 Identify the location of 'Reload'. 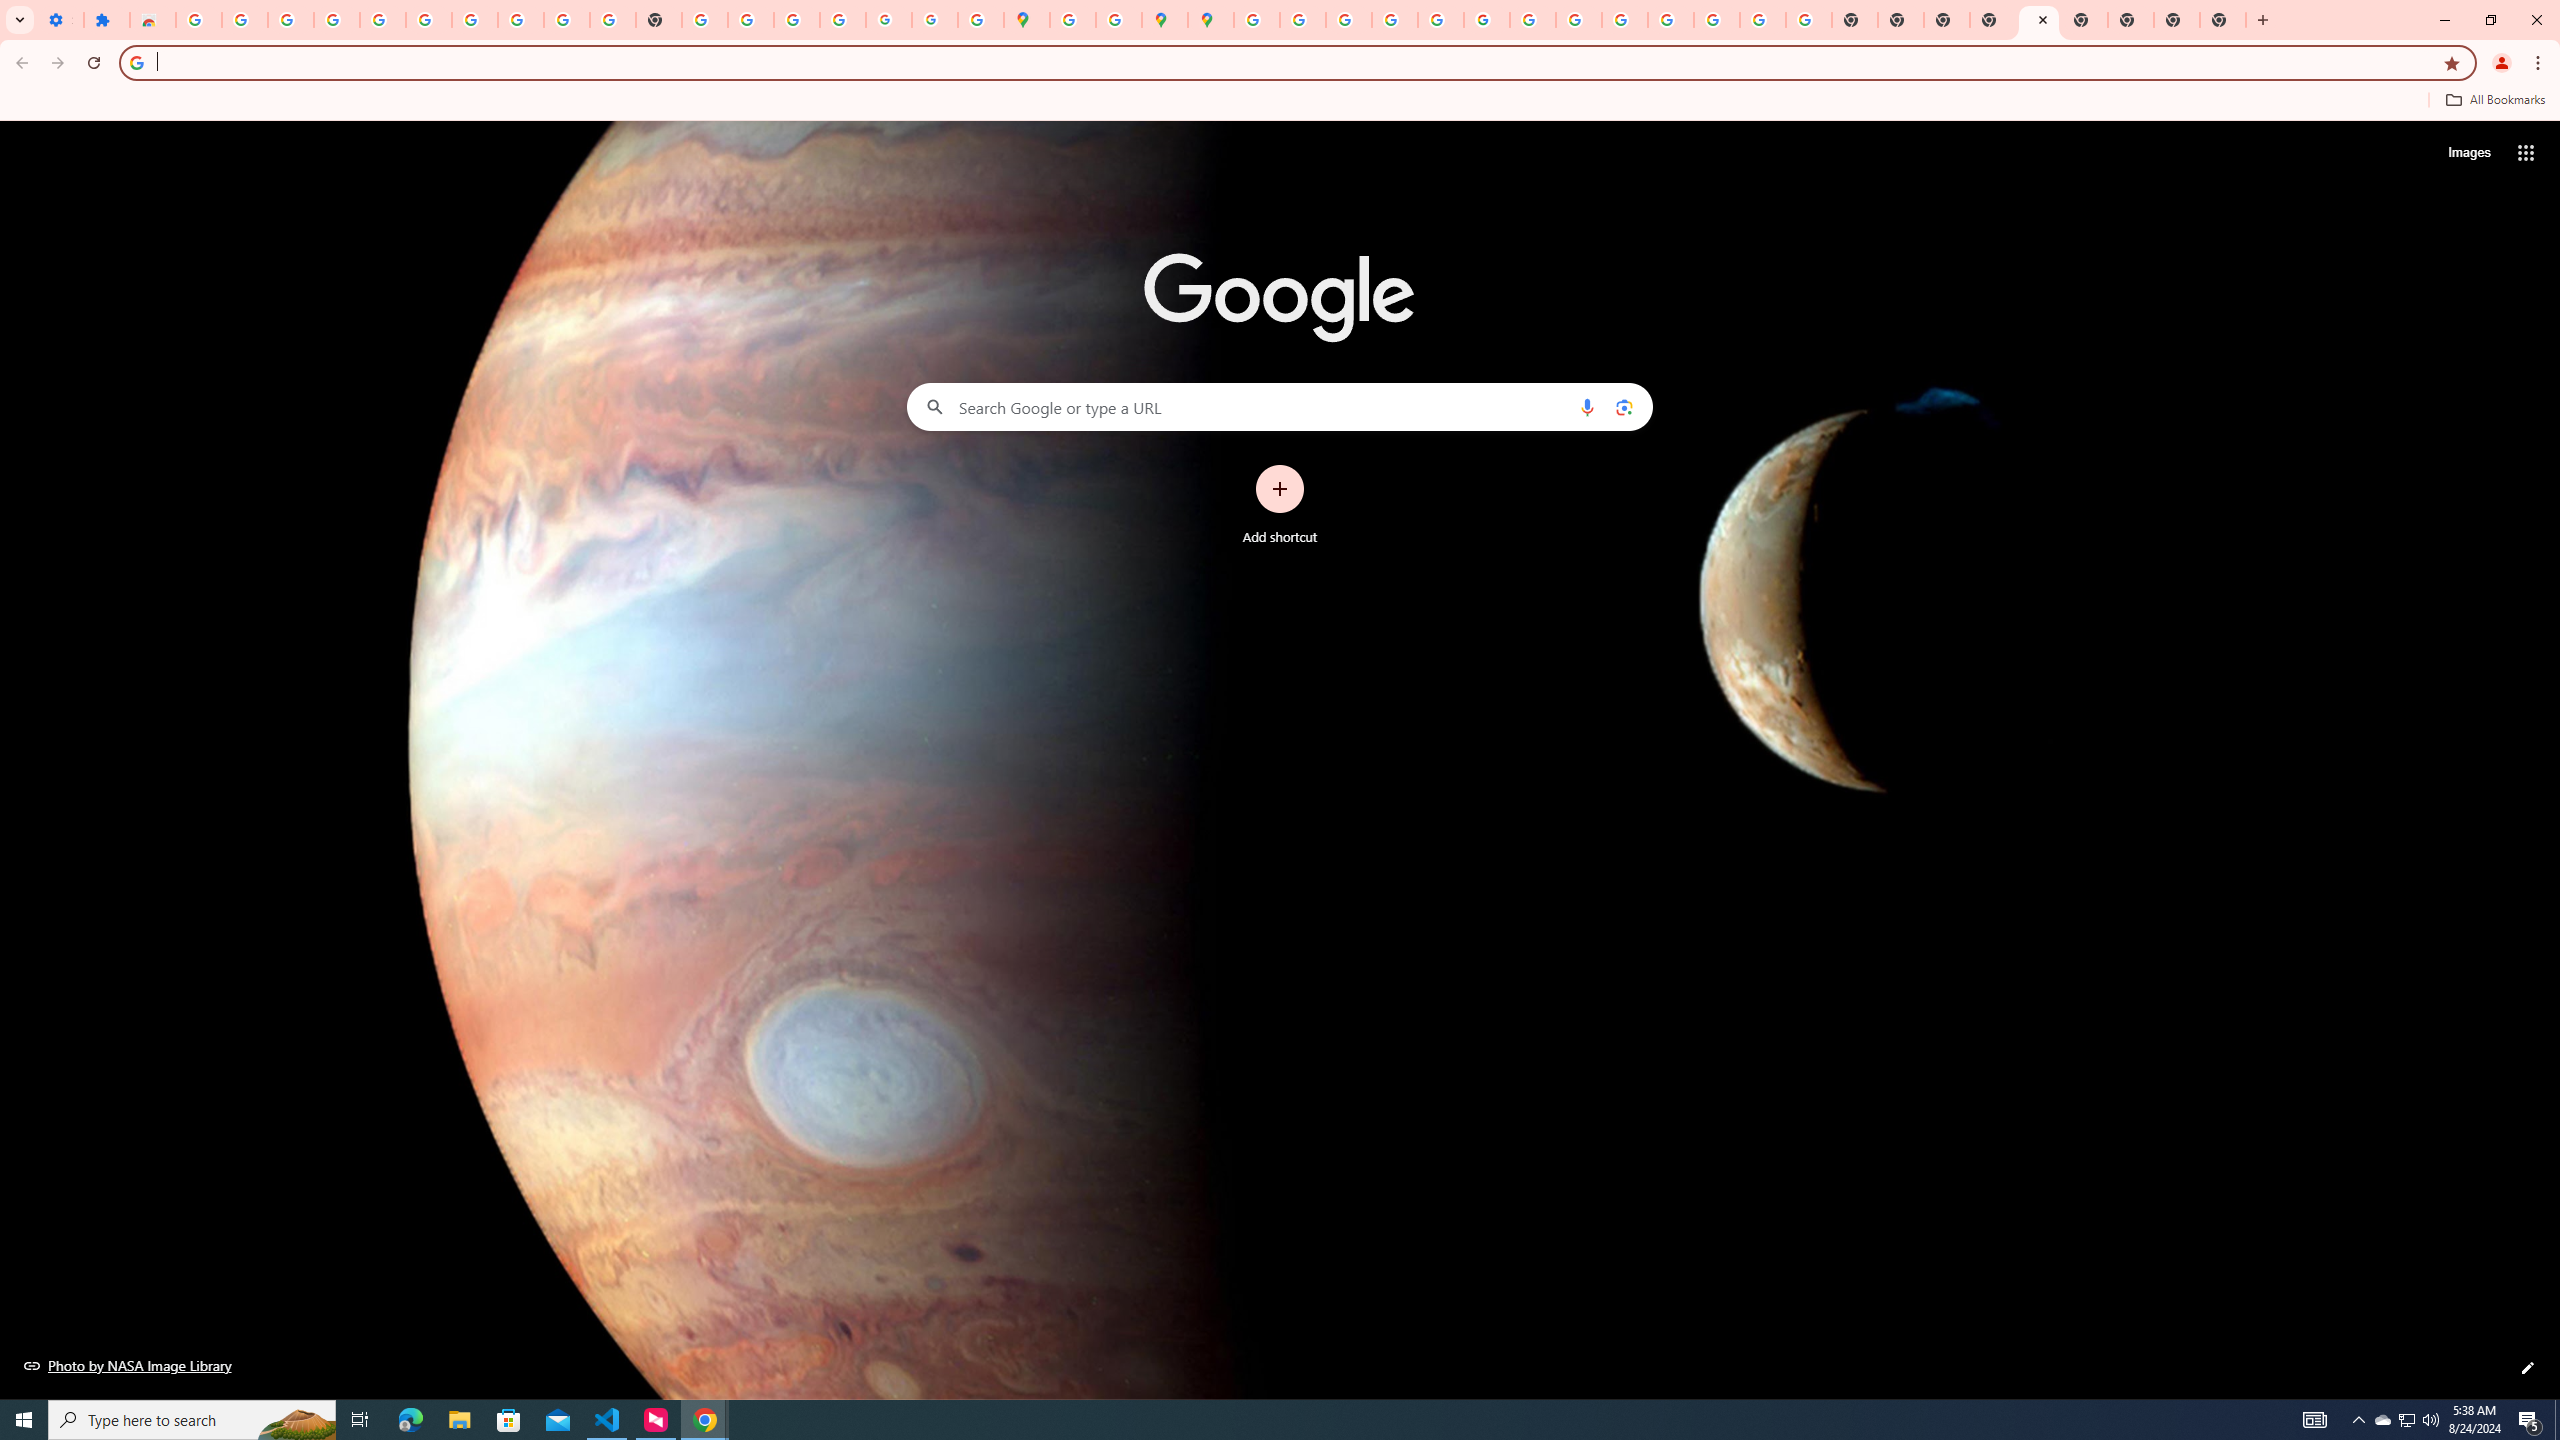
(93, 62).